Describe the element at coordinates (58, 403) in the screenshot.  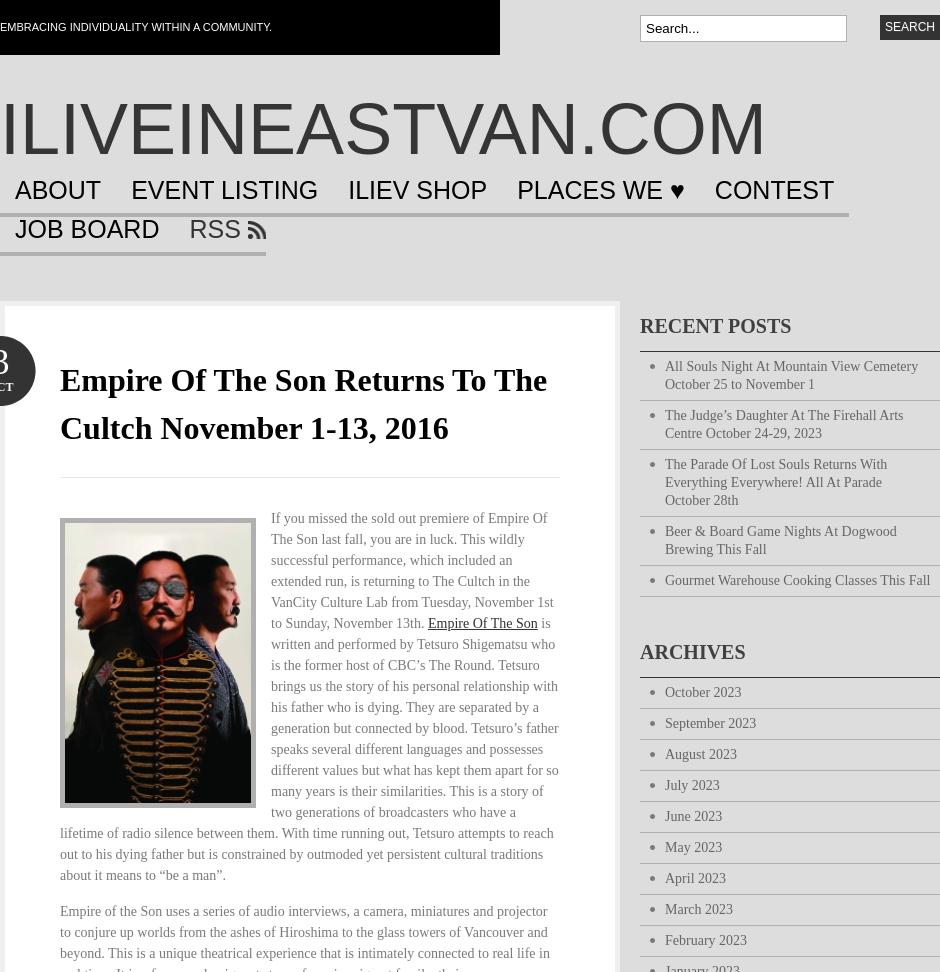
I see `'Empire Of The Son Returns To The Cultch November 1-13, 2016'` at that location.